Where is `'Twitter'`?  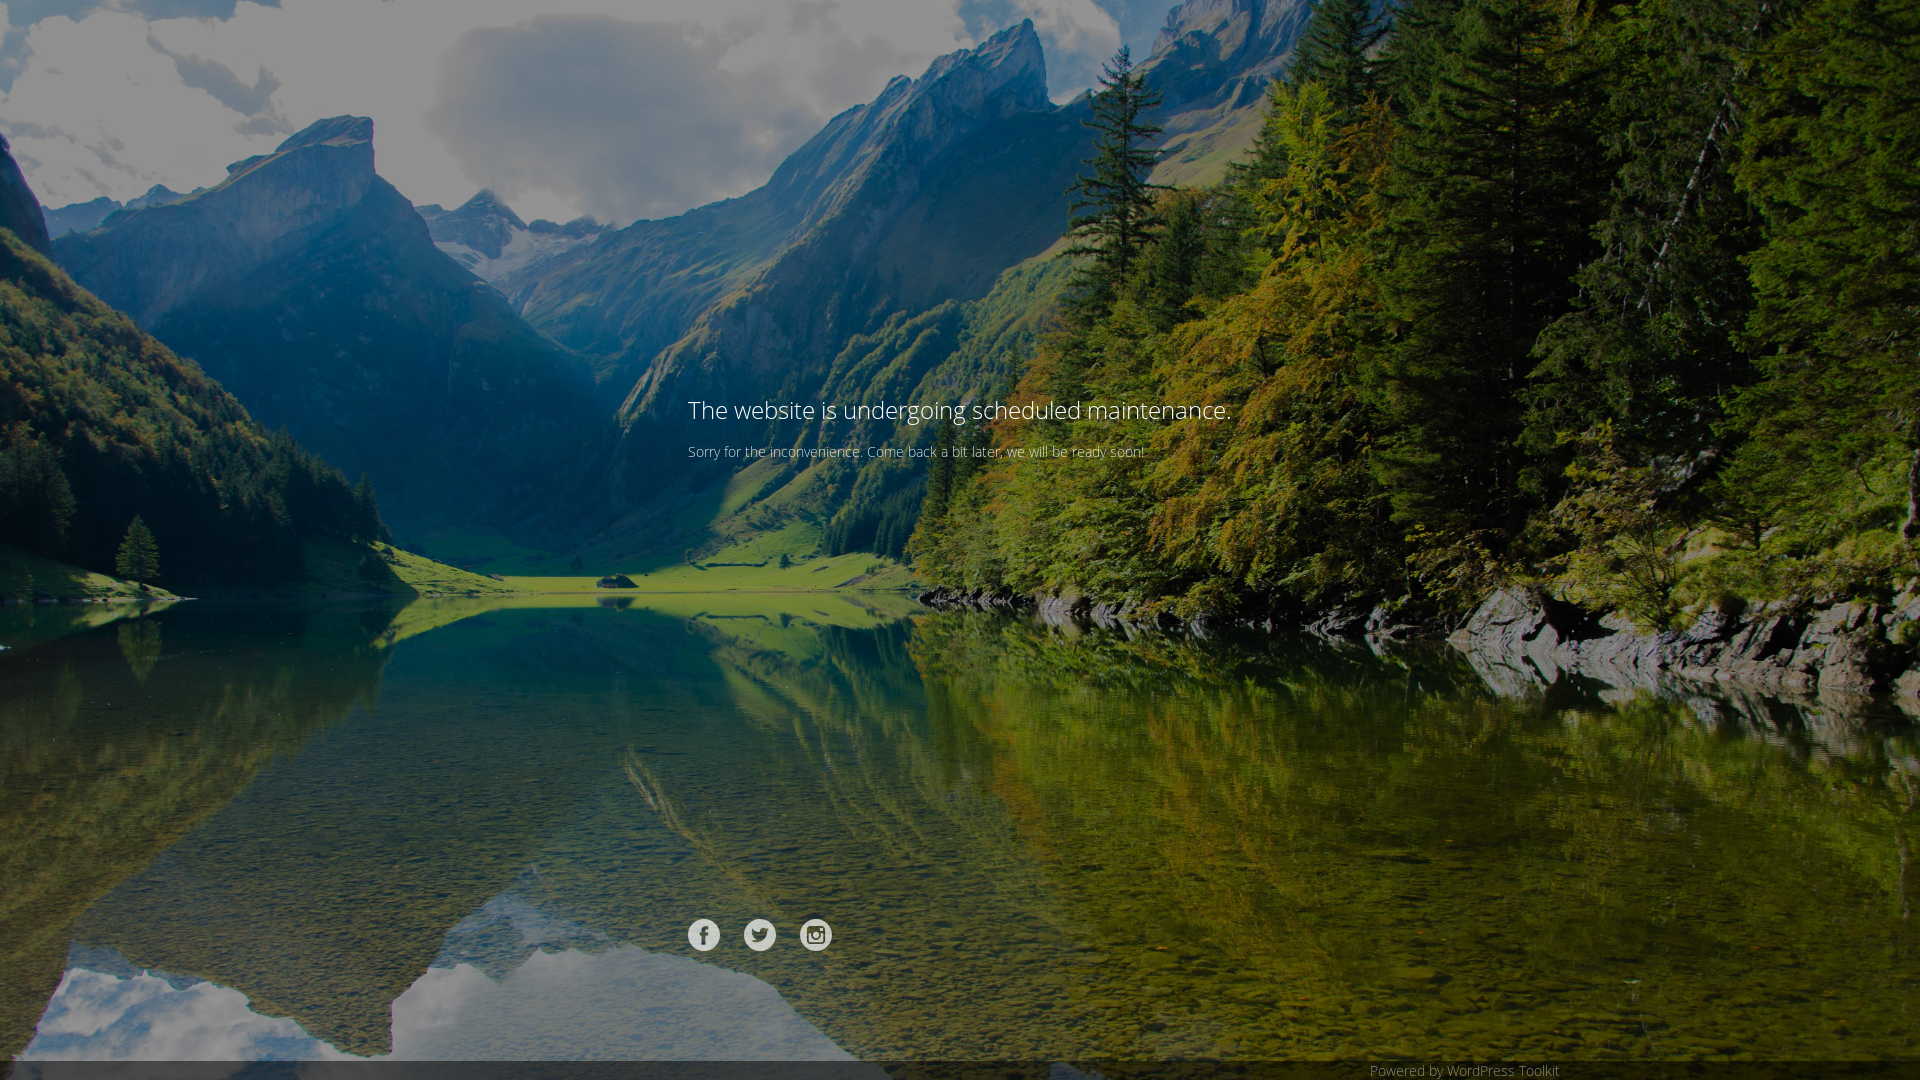
'Twitter' is located at coordinates (743, 934).